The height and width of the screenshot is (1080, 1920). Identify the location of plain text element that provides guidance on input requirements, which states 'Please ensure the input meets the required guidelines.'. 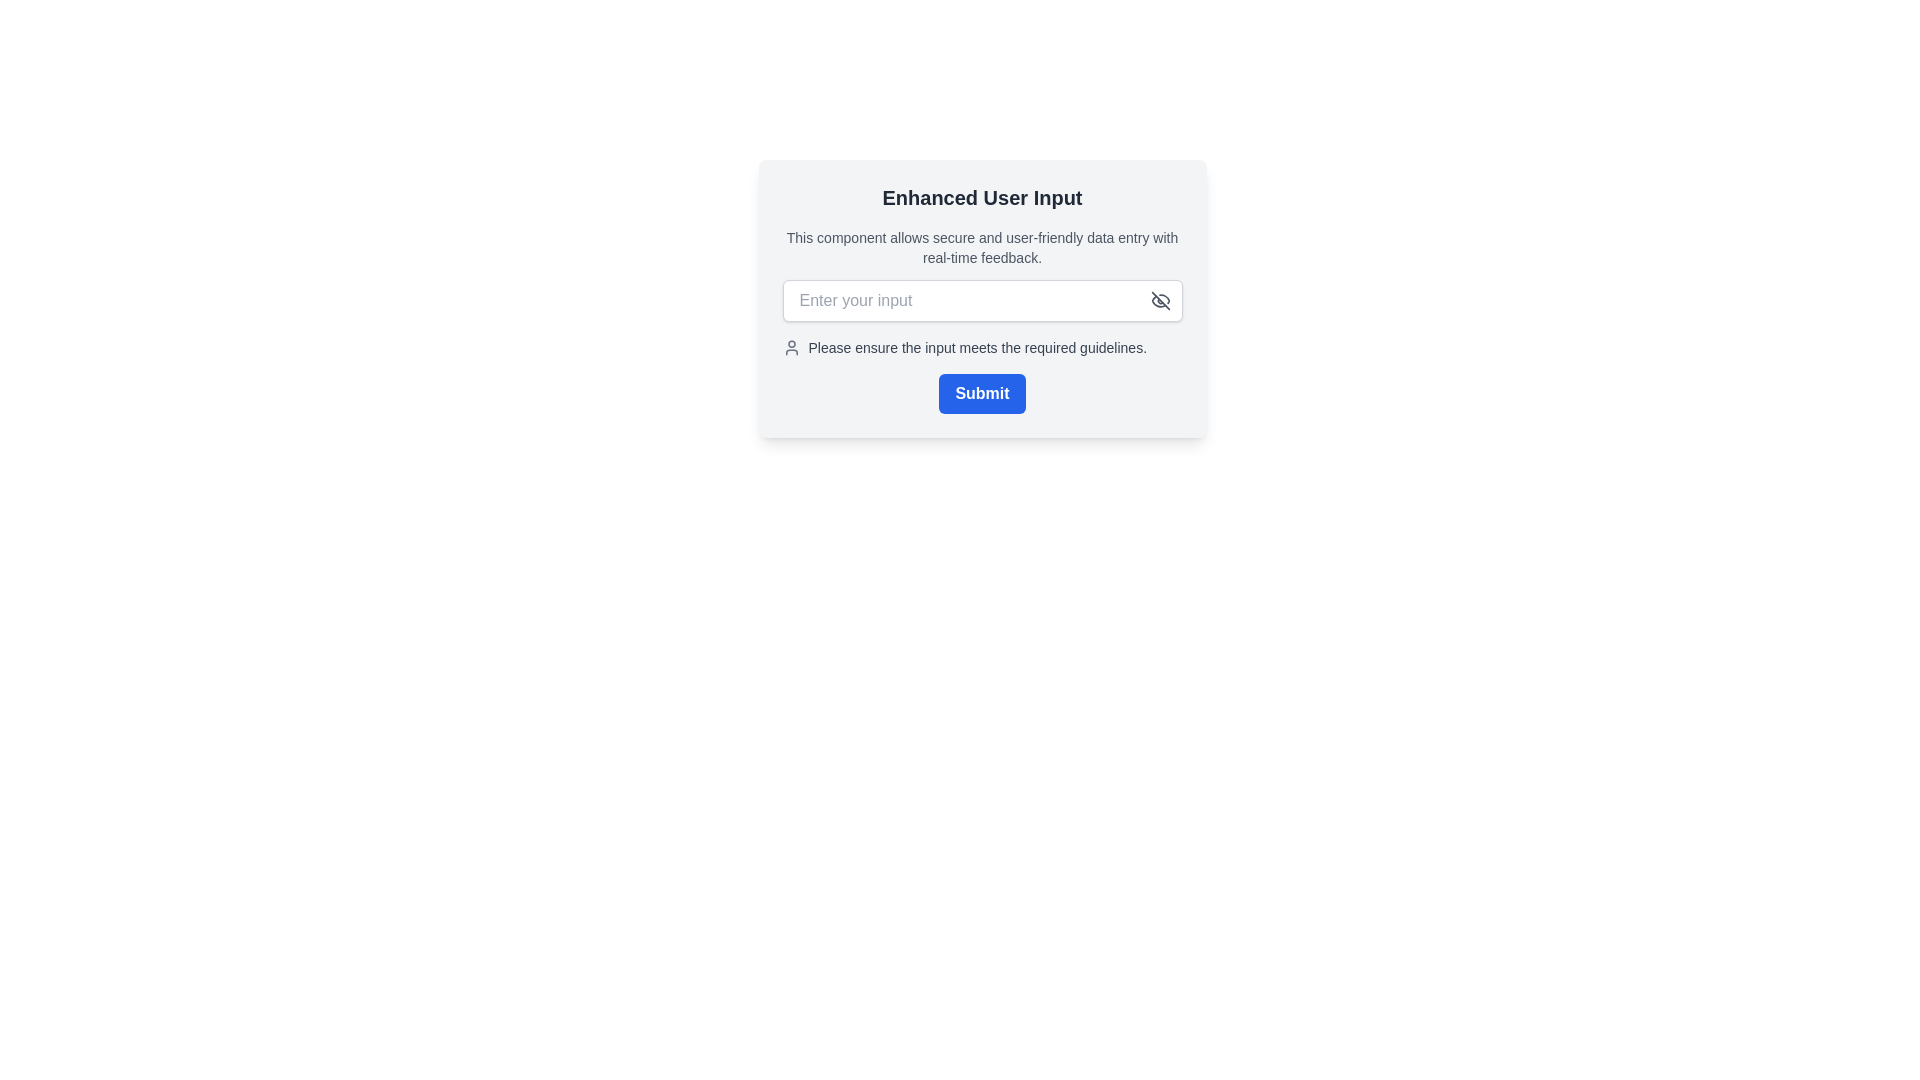
(977, 346).